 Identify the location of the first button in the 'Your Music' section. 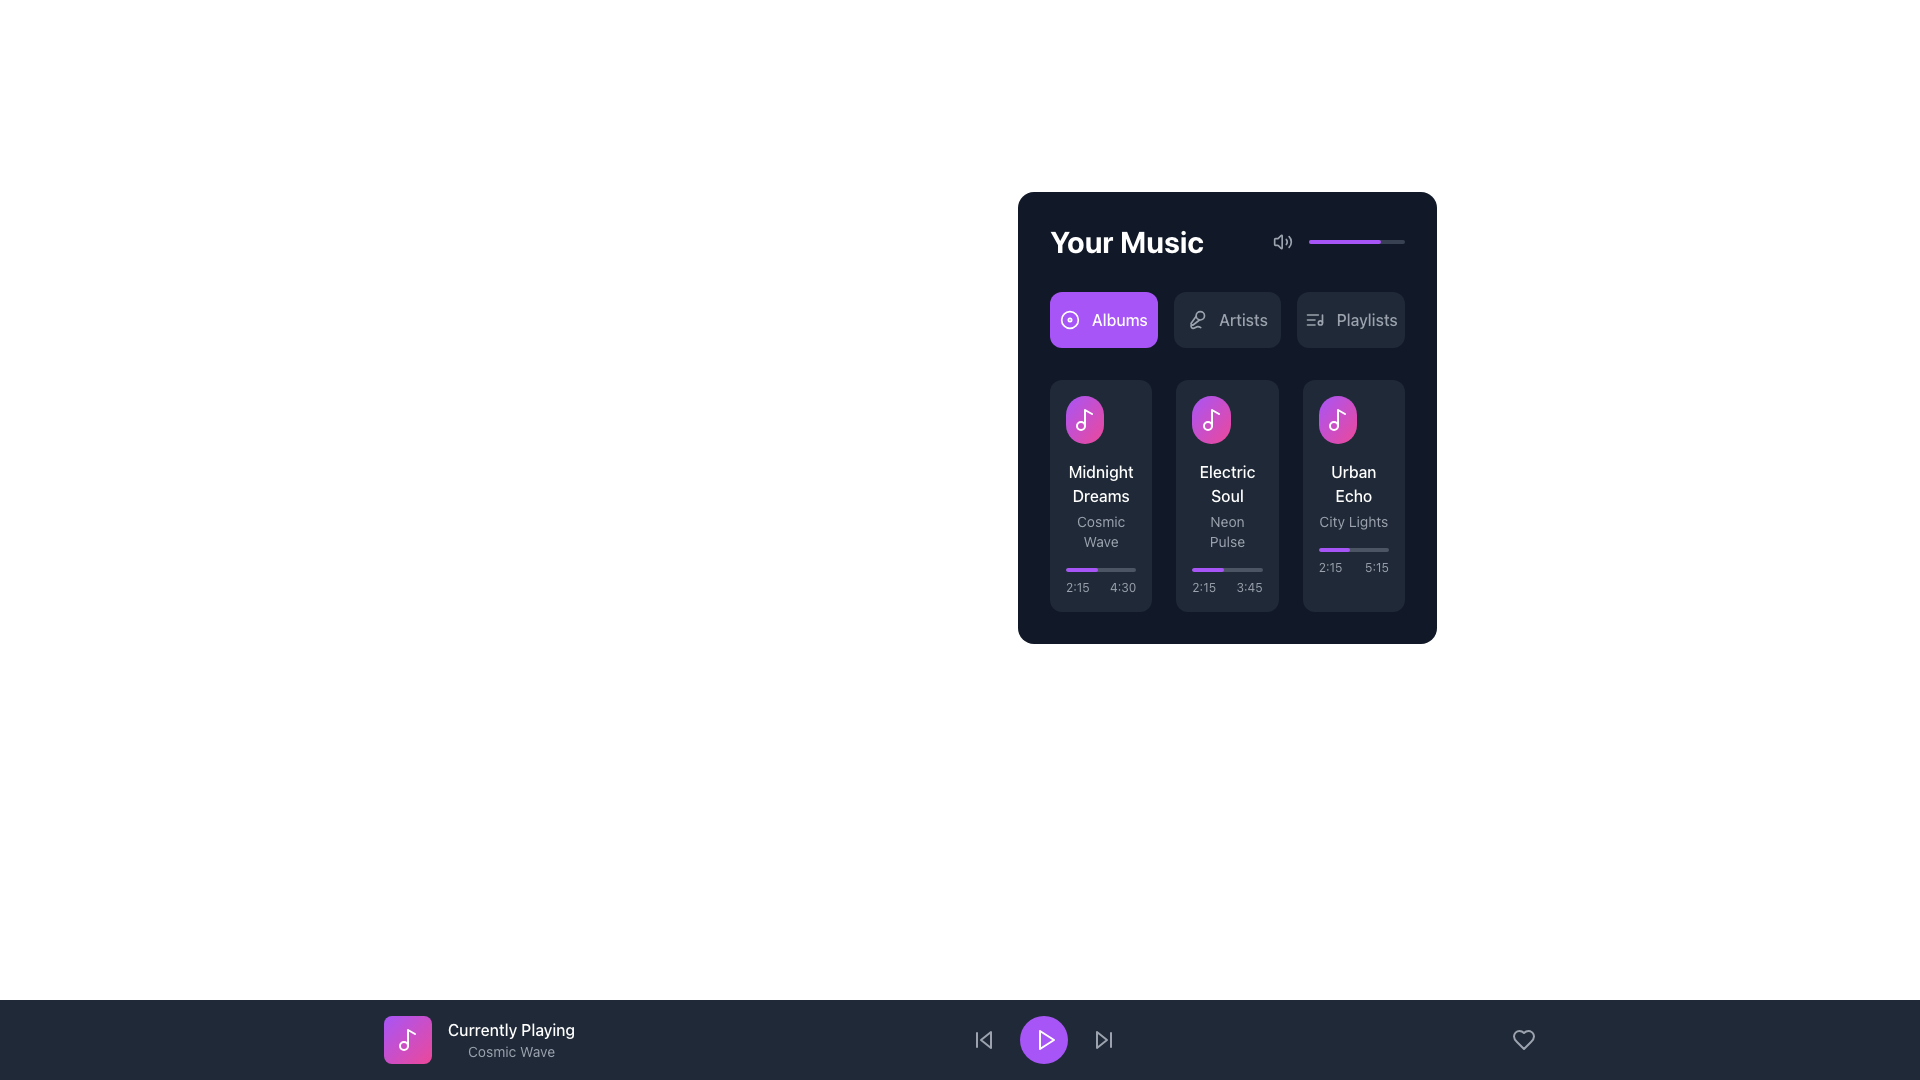
(1102, 319).